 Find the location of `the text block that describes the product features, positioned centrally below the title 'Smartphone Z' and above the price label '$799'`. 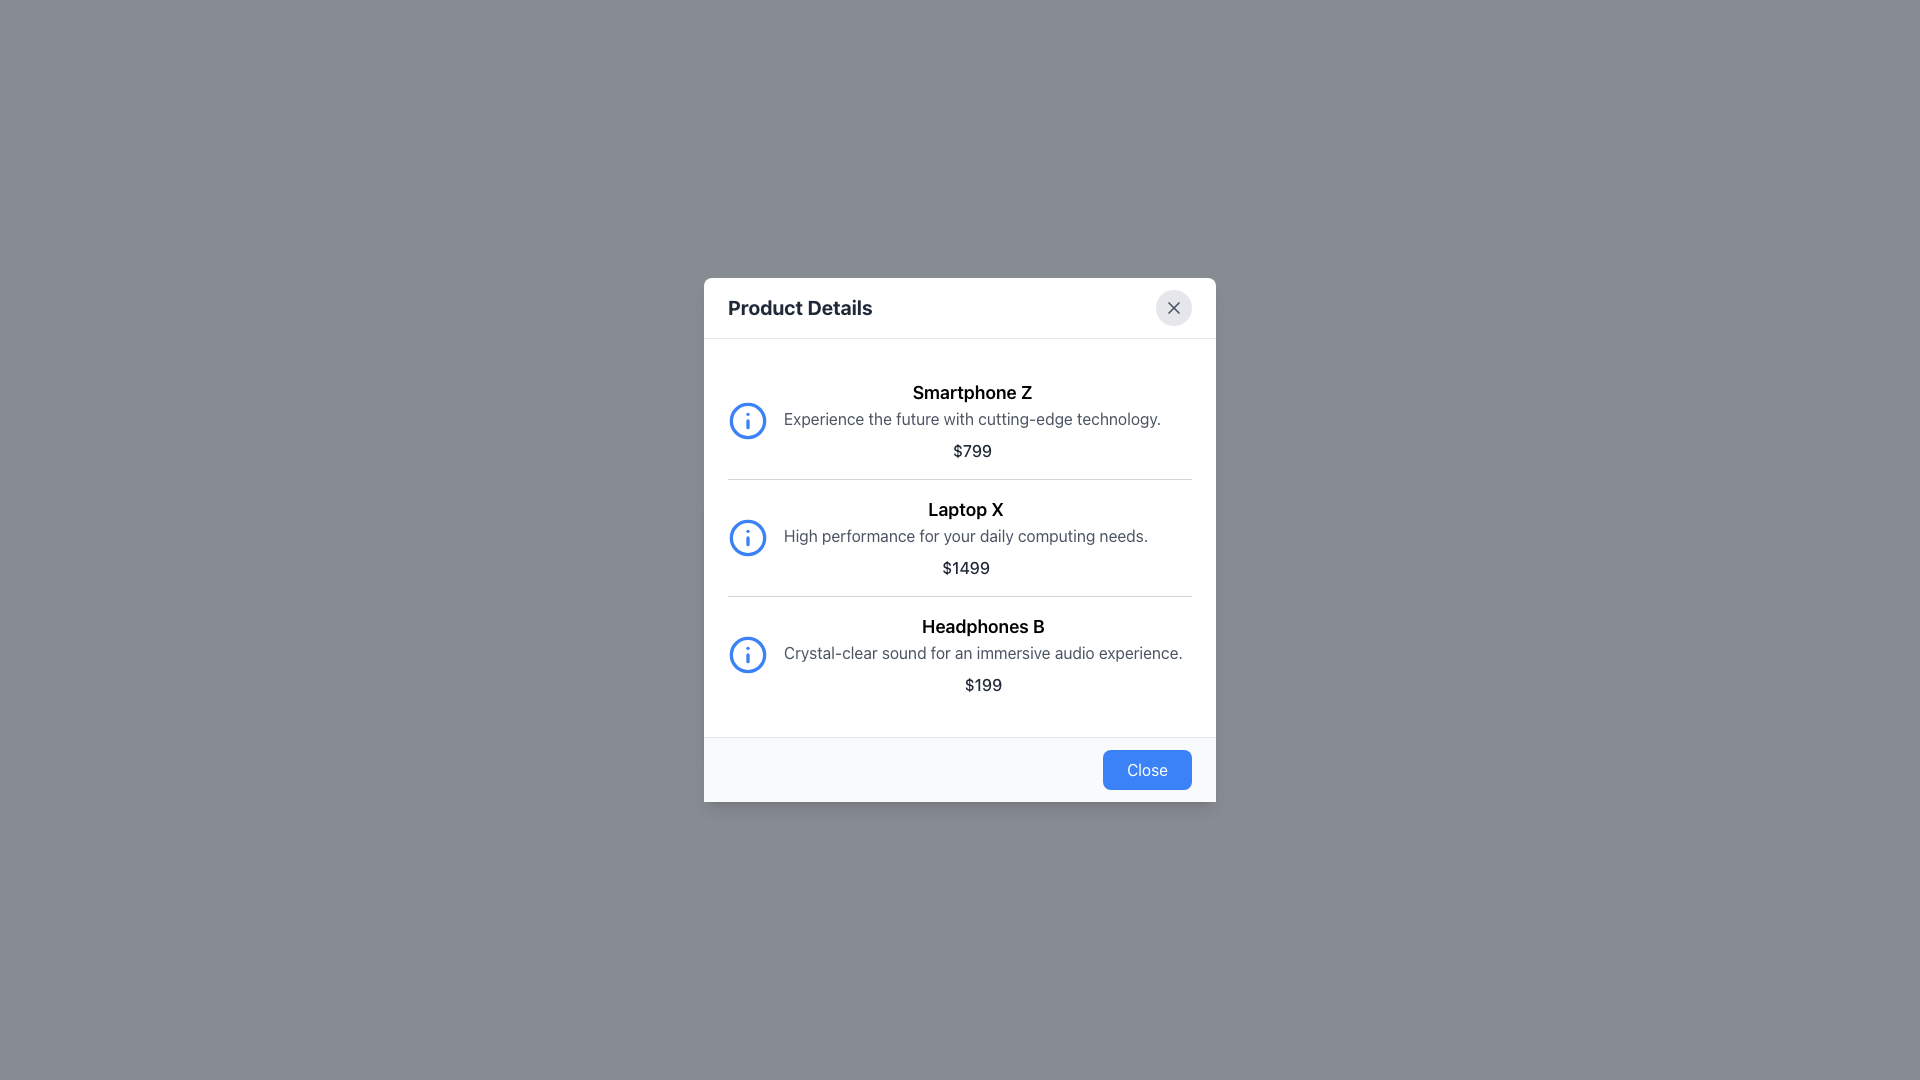

the text block that describes the product features, positioned centrally below the title 'Smartphone Z' and above the price label '$799' is located at coordinates (972, 418).